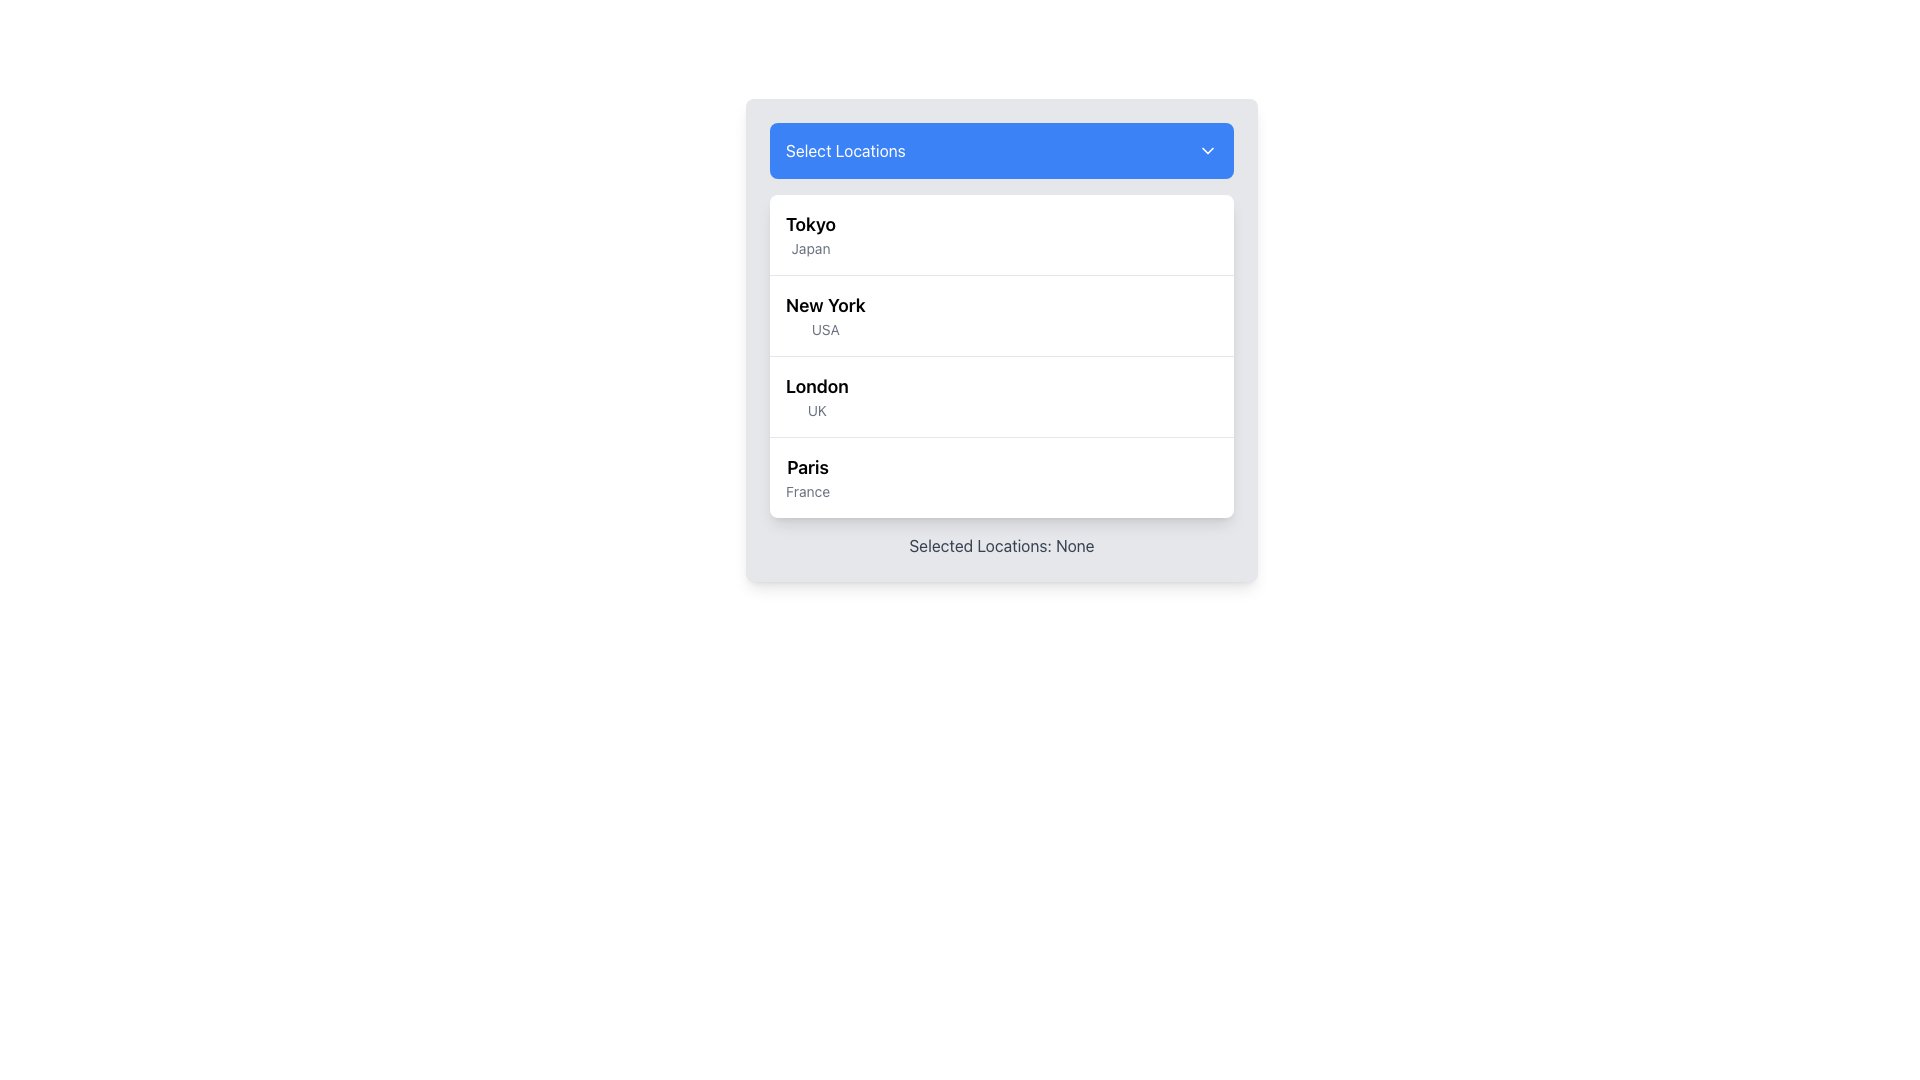  I want to click on the dropdown menu option indicating 'Paris, France', which is the last item in the list under 'Select Locations', so click(807, 478).